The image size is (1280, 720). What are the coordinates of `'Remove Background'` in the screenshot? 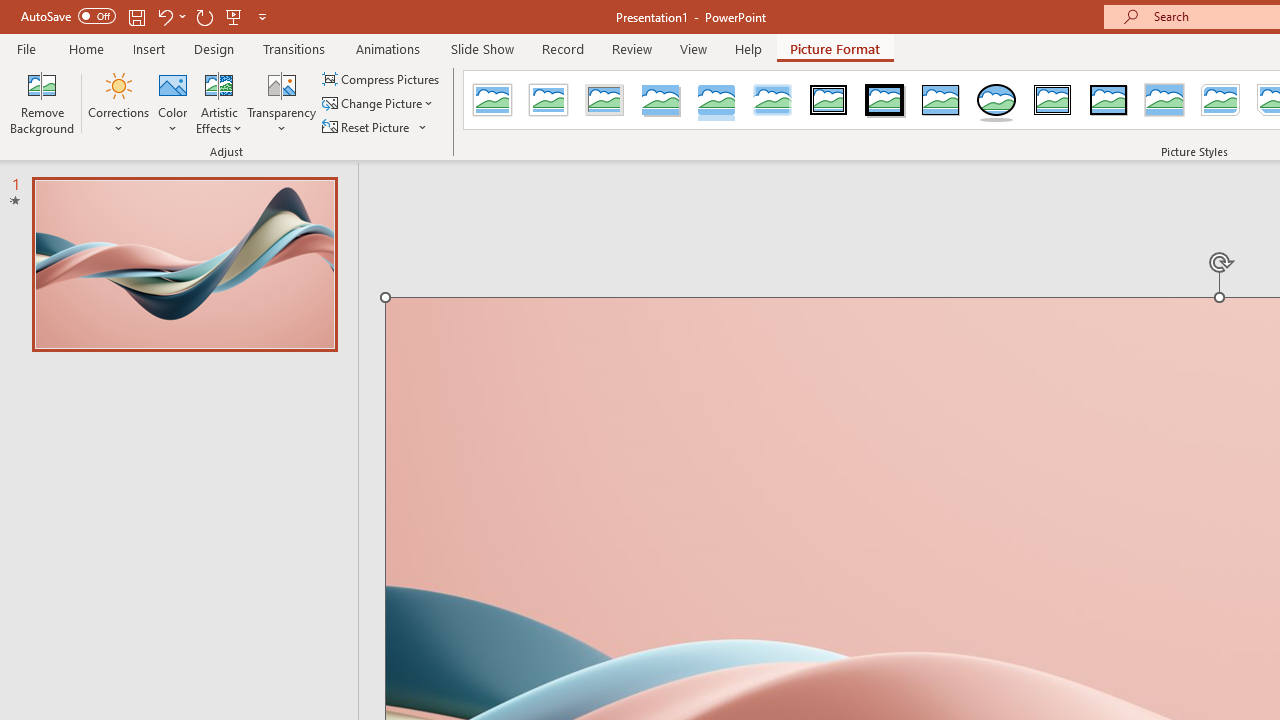 It's located at (42, 103).